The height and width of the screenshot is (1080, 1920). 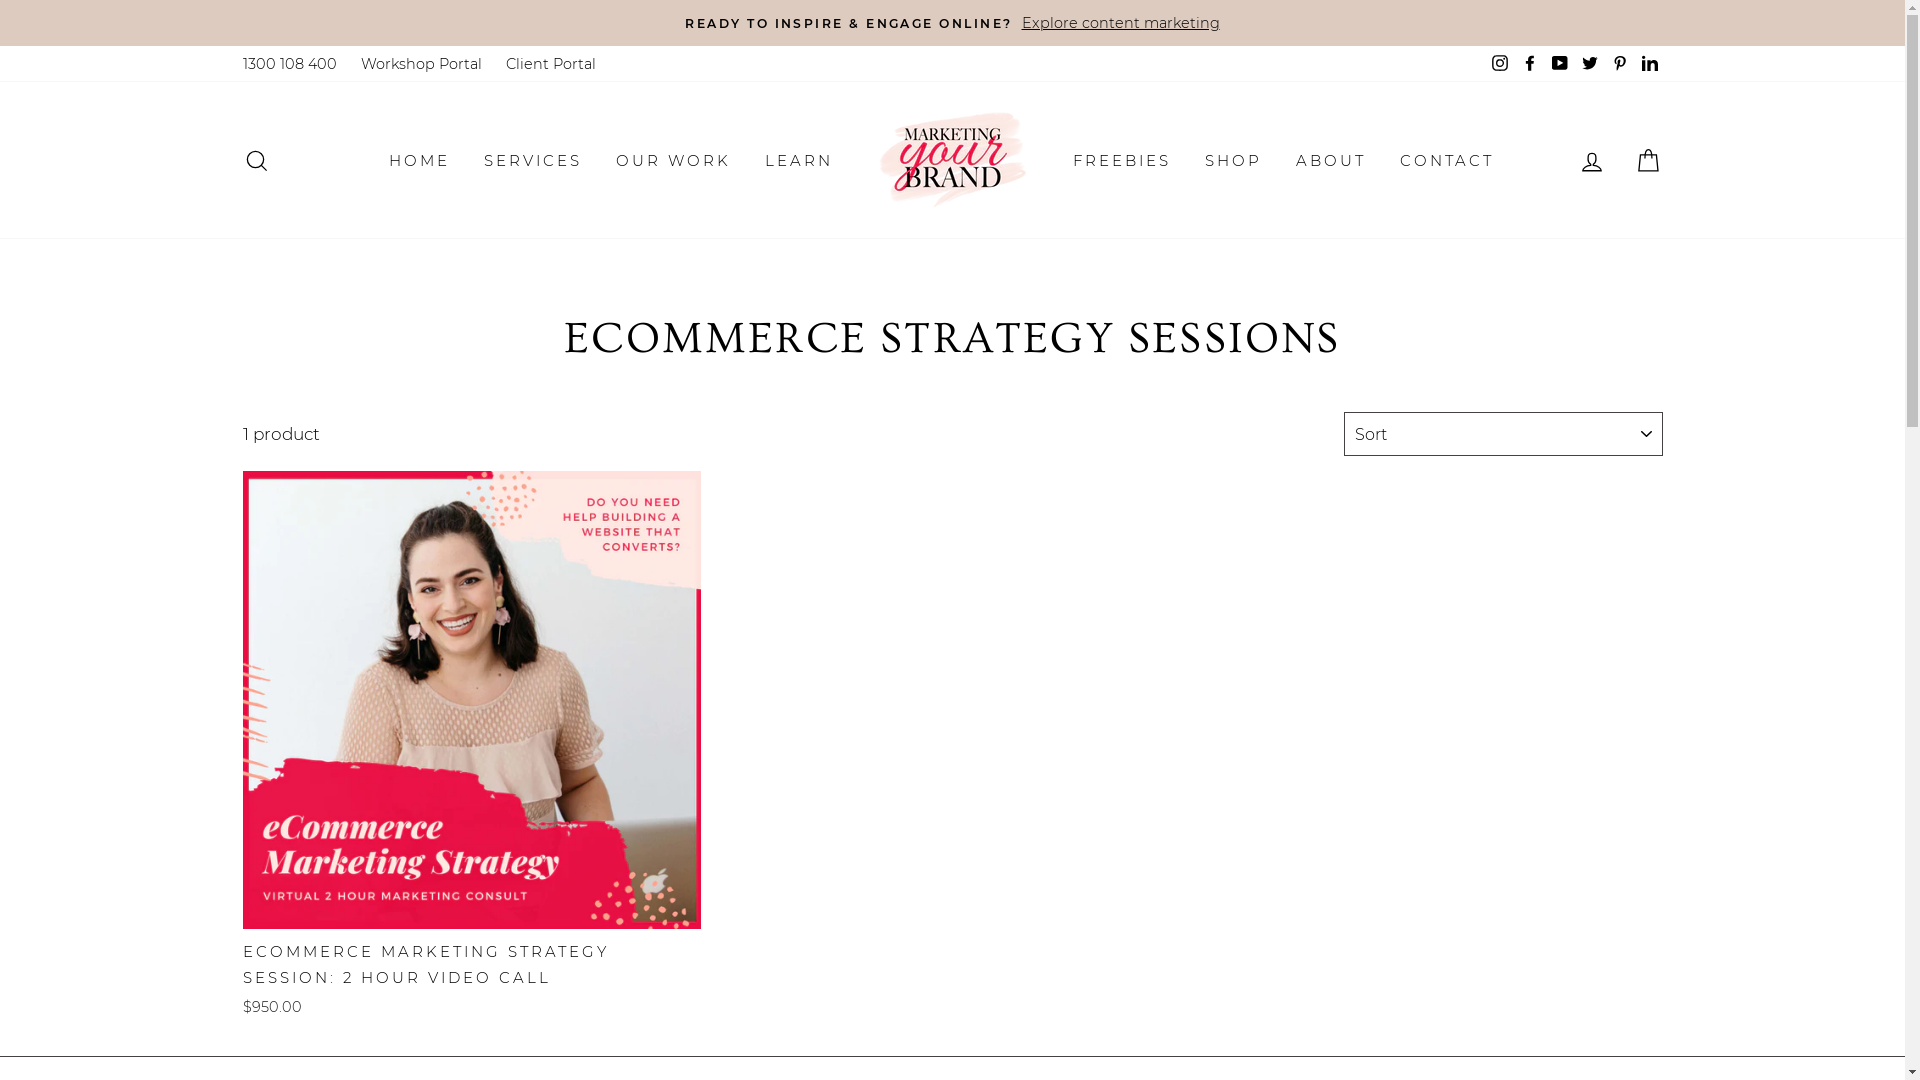 I want to click on 'Chatbot', so click(x=1824, y=999).